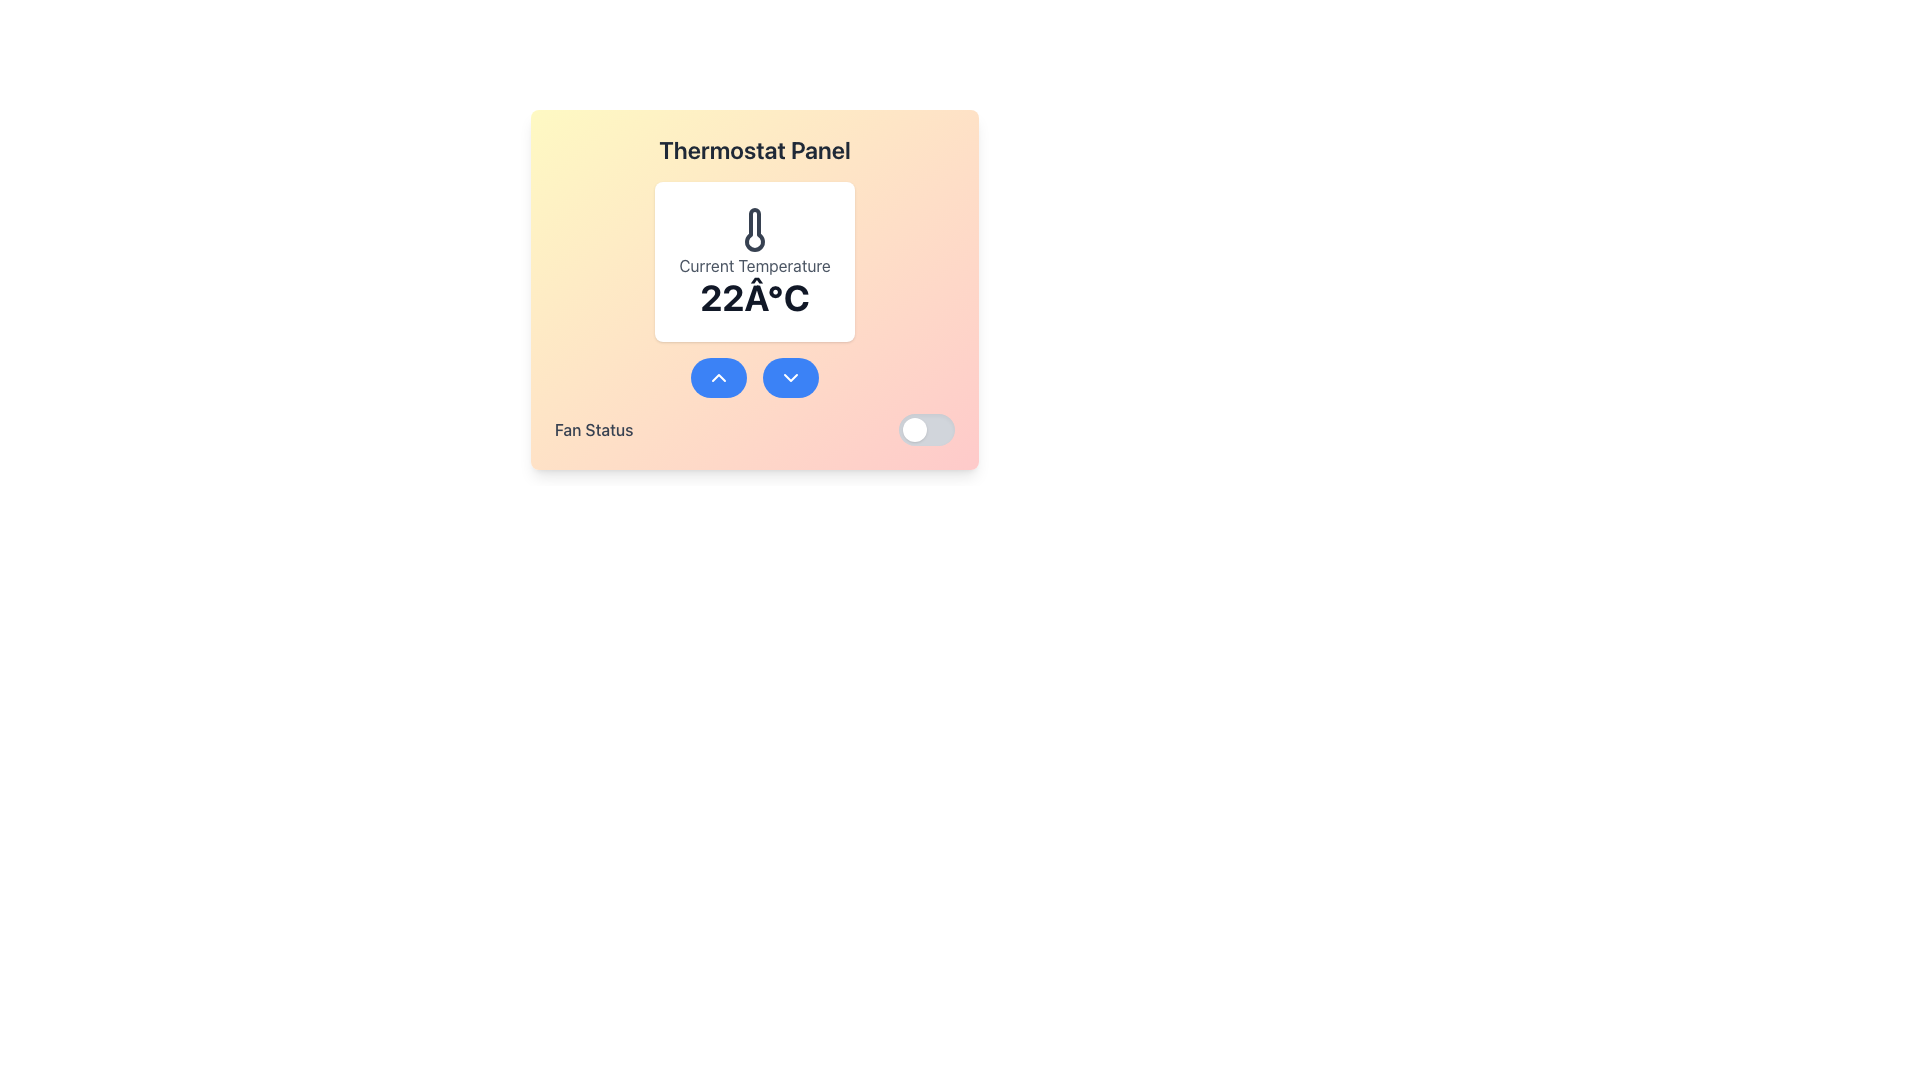 The width and height of the screenshot is (1920, 1080). Describe the element at coordinates (753, 289) in the screenshot. I see `information displayed on the Interactive Panel, which includes the text 'Thermostat Panel', 'Current Temperature', and the temperature value '22Â°C'` at that location.